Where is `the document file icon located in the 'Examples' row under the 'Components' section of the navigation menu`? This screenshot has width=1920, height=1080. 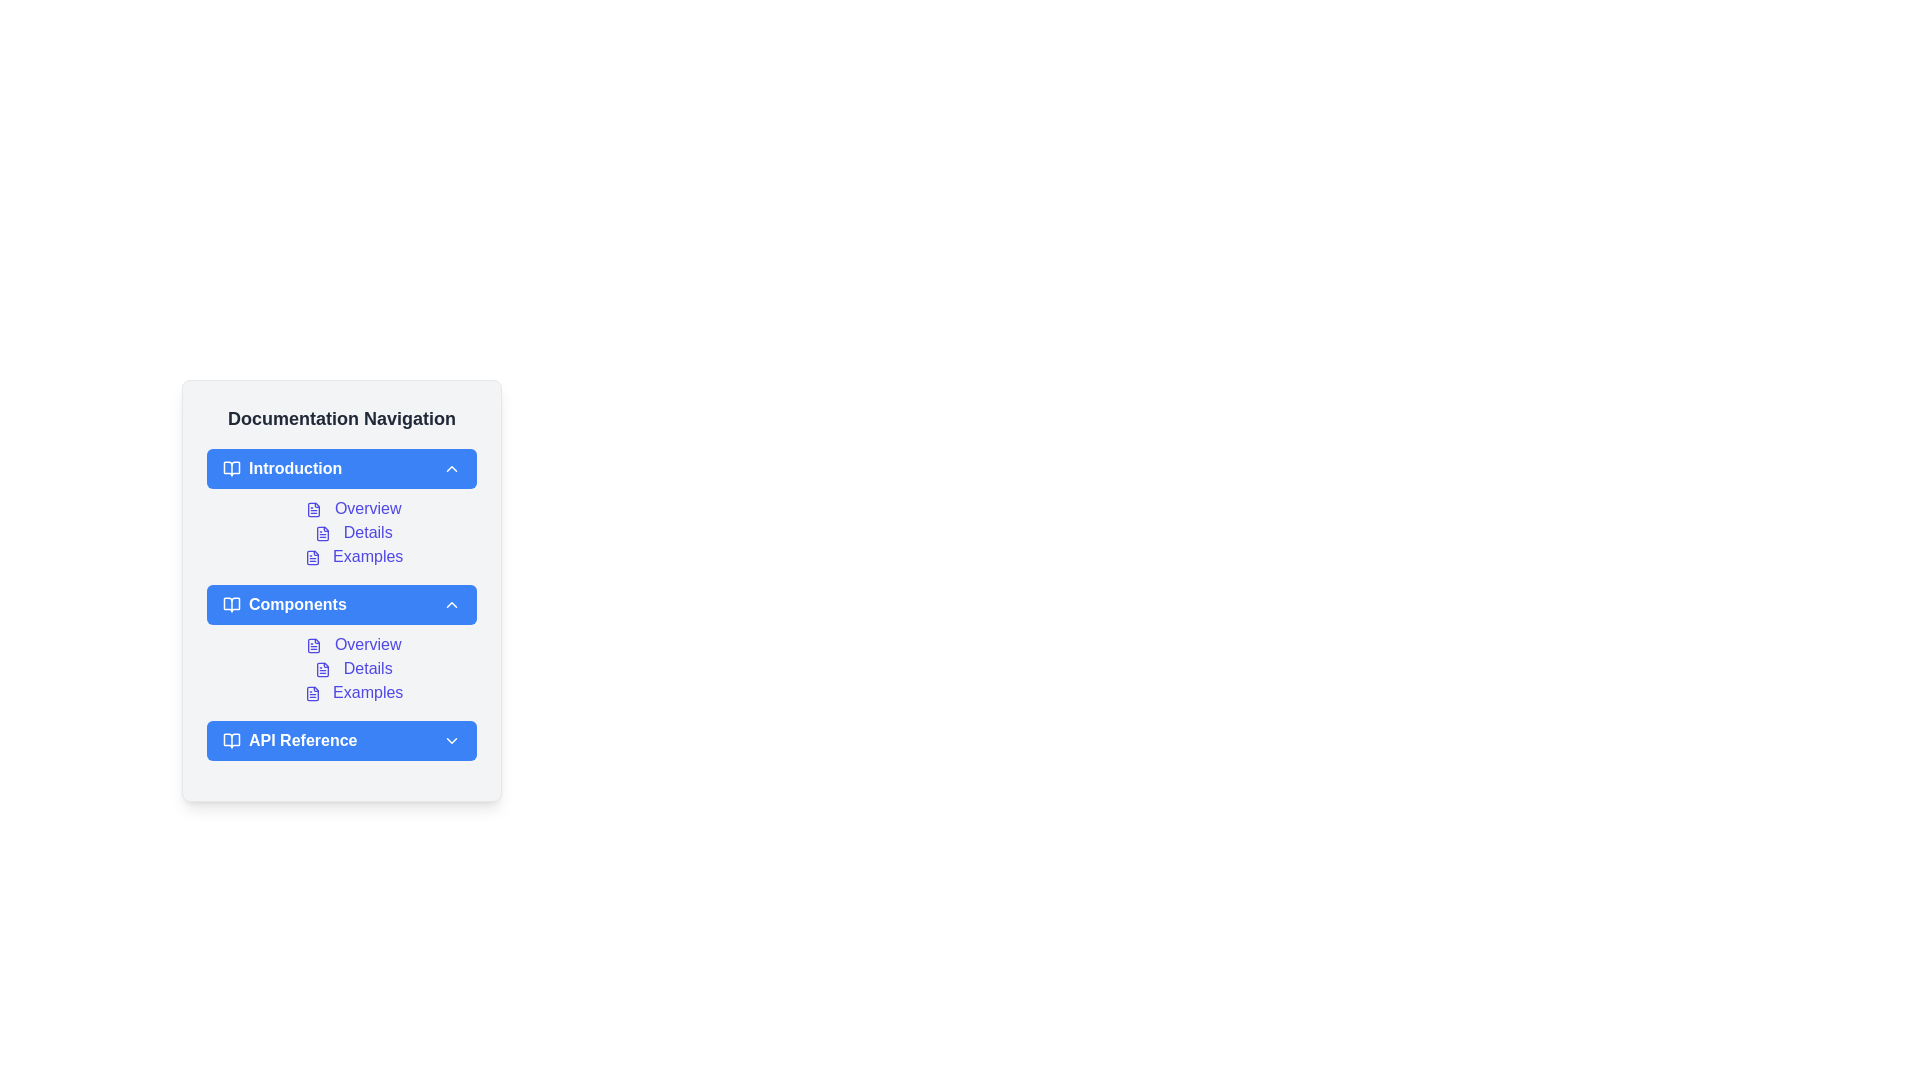
the document file icon located in the 'Examples' row under the 'Components' section of the navigation menu is located at coordinates (311, 692).